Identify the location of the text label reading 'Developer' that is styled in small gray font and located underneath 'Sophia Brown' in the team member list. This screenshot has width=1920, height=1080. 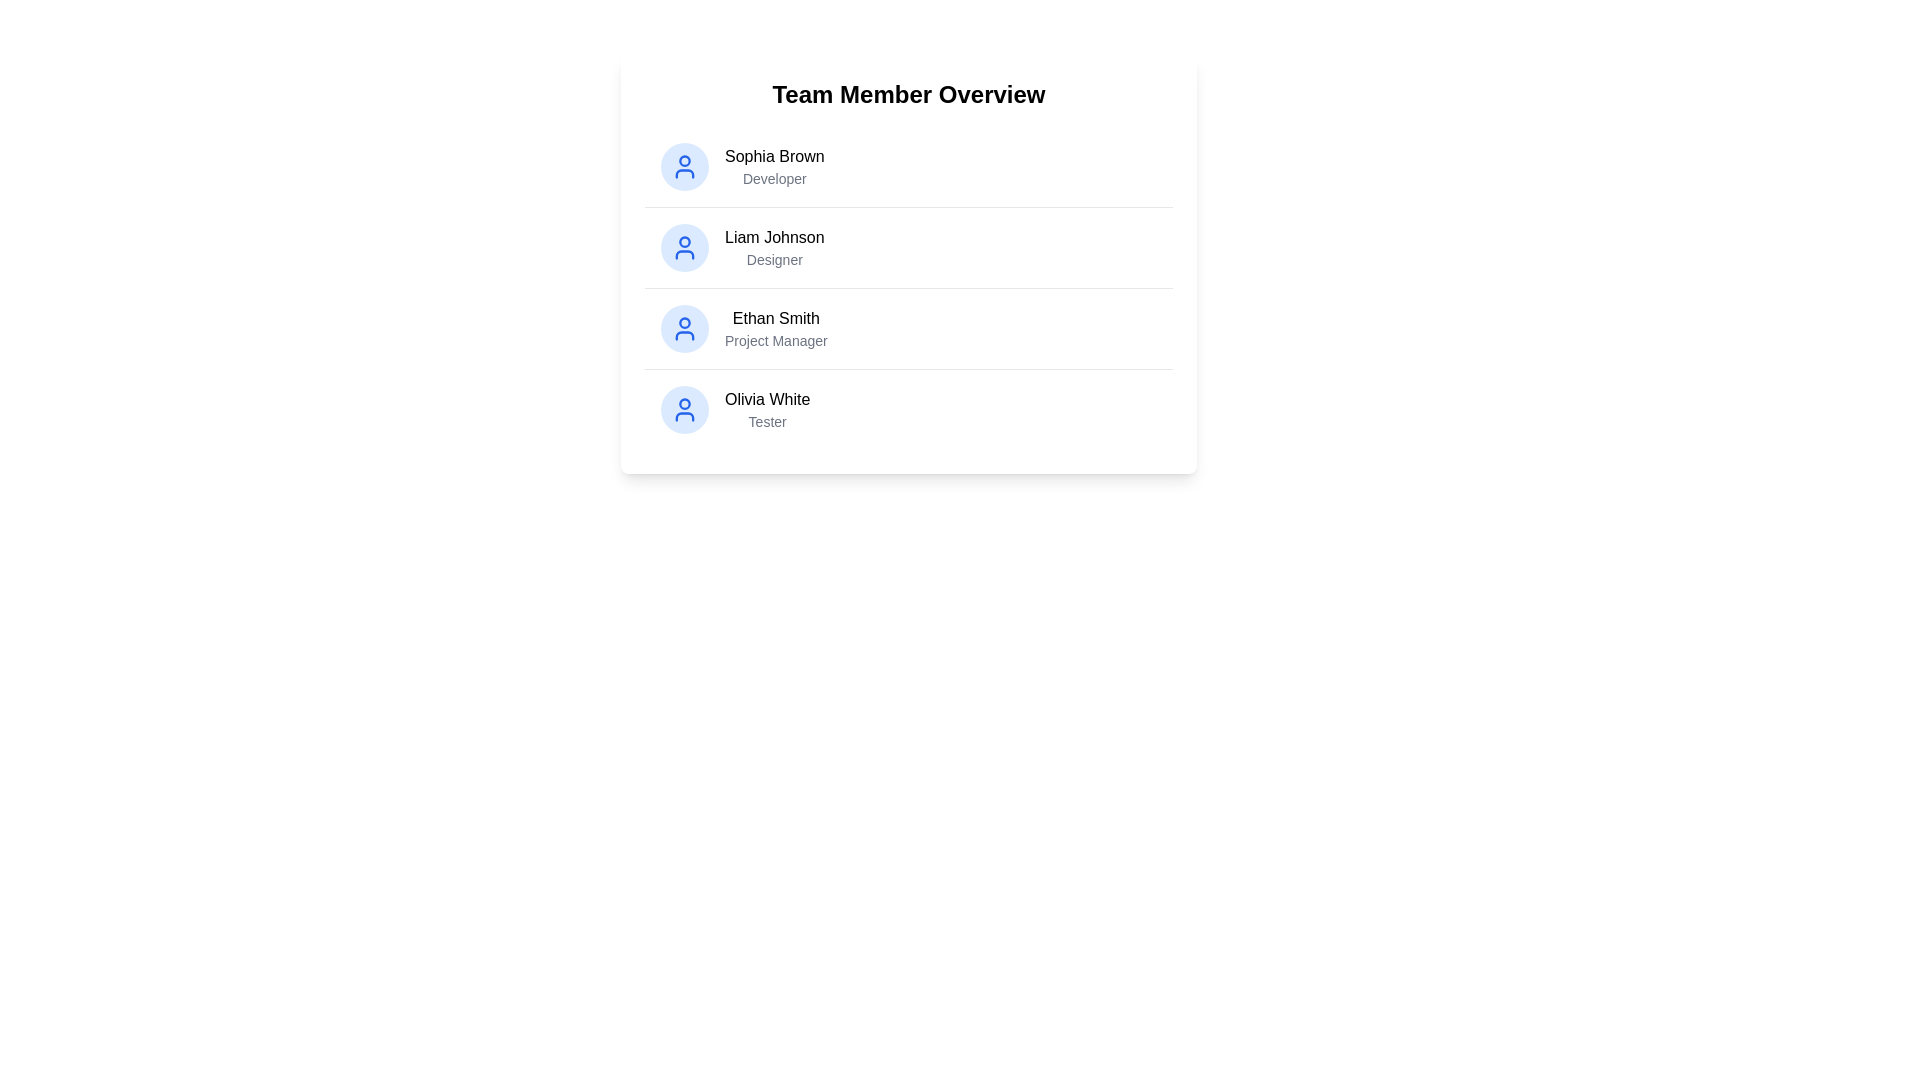
(773, 177).